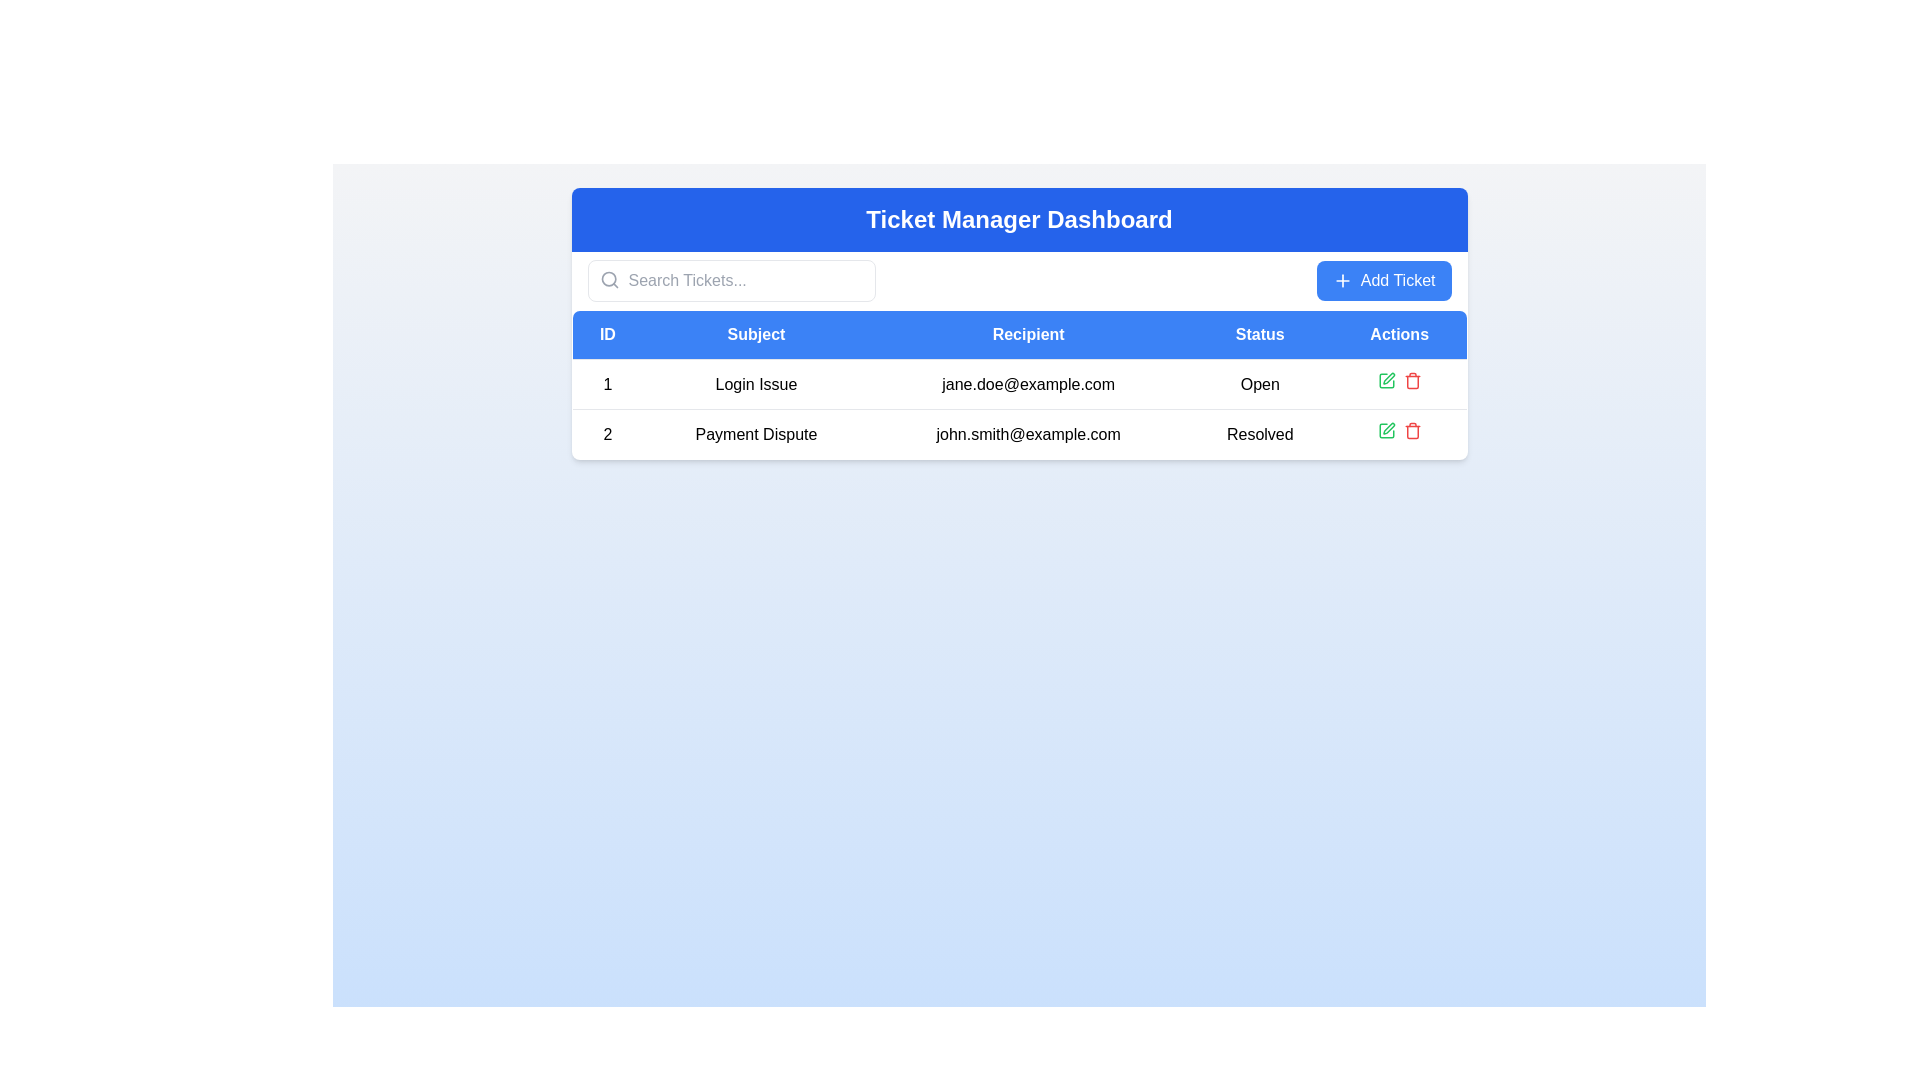 The width and height of the screenshot is (1920, 1080). I want to click on the 'Status' text label, which is styled with a blue background and white centered text, located in the header row of a table, positioned between 'Recipient' and 'Actions', so click(1259, 334).